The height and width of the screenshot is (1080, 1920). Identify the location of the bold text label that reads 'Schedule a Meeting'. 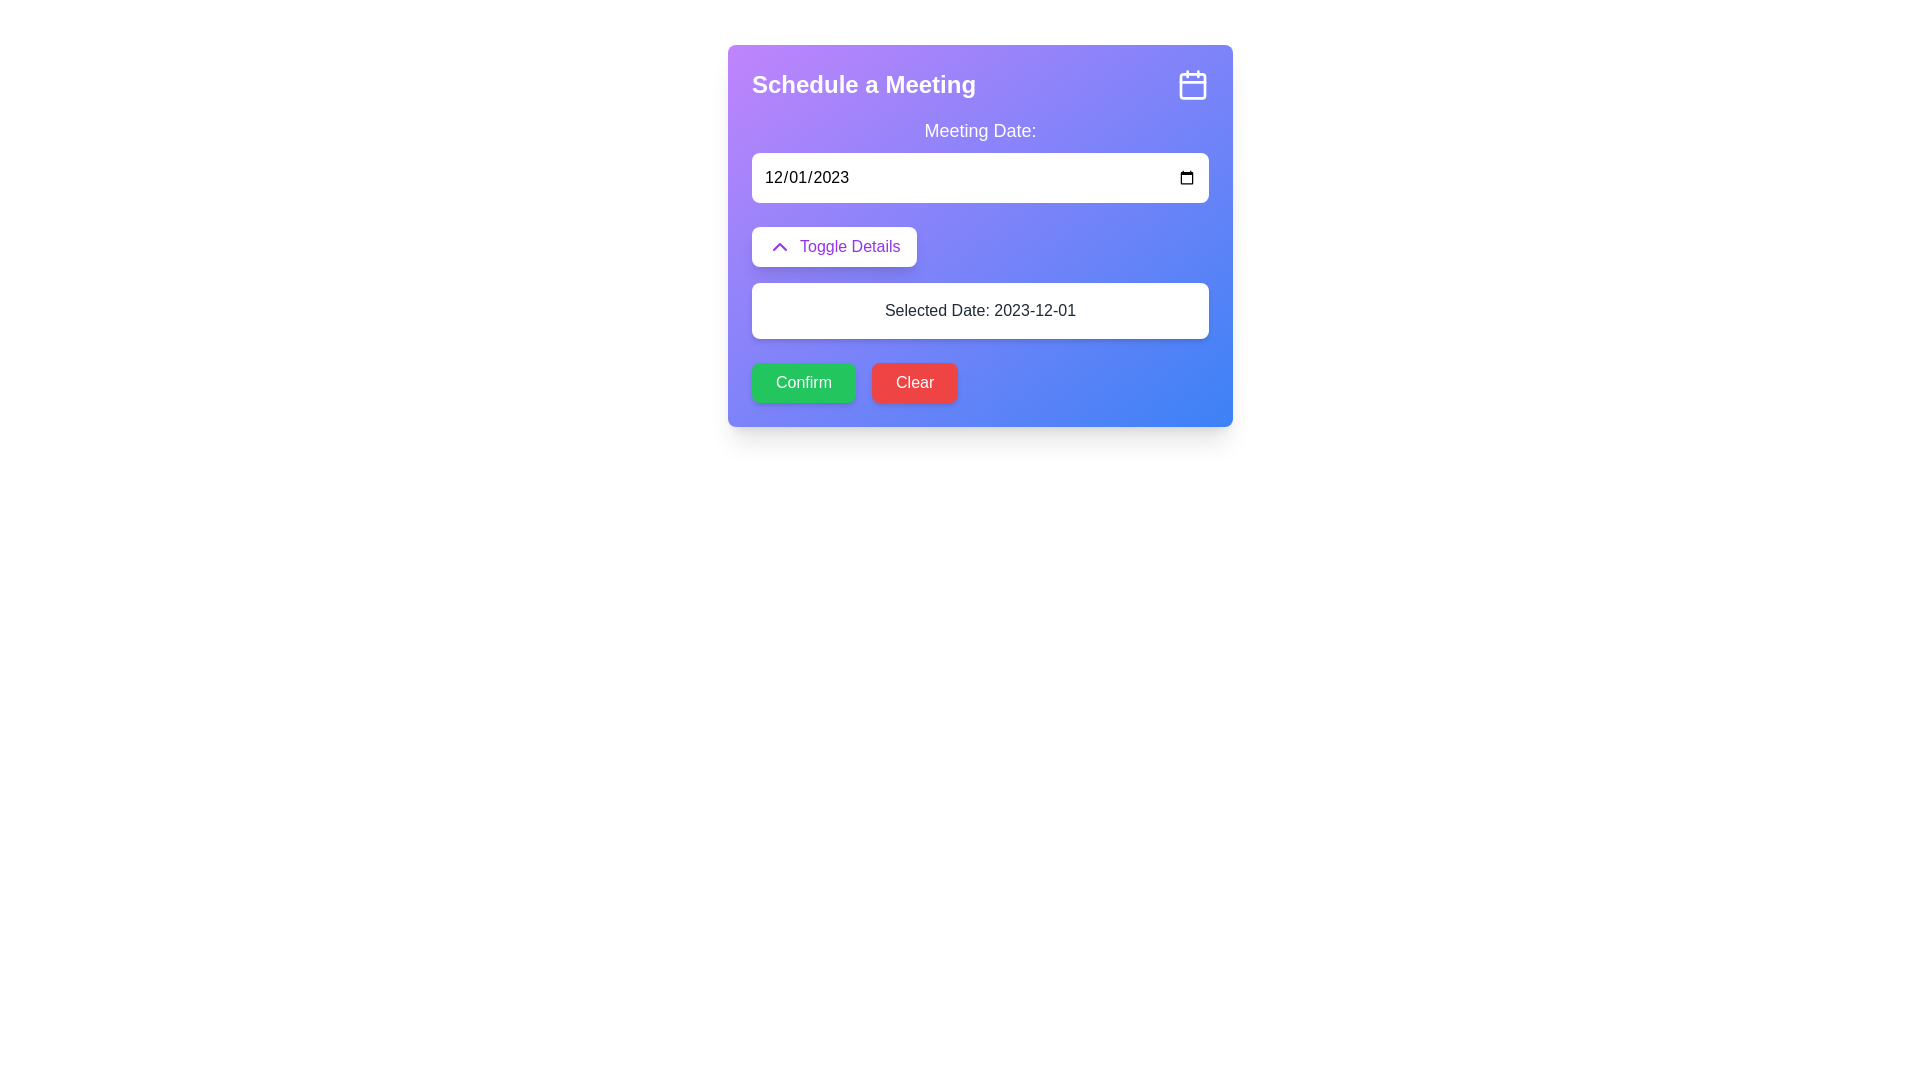
(864, 83).